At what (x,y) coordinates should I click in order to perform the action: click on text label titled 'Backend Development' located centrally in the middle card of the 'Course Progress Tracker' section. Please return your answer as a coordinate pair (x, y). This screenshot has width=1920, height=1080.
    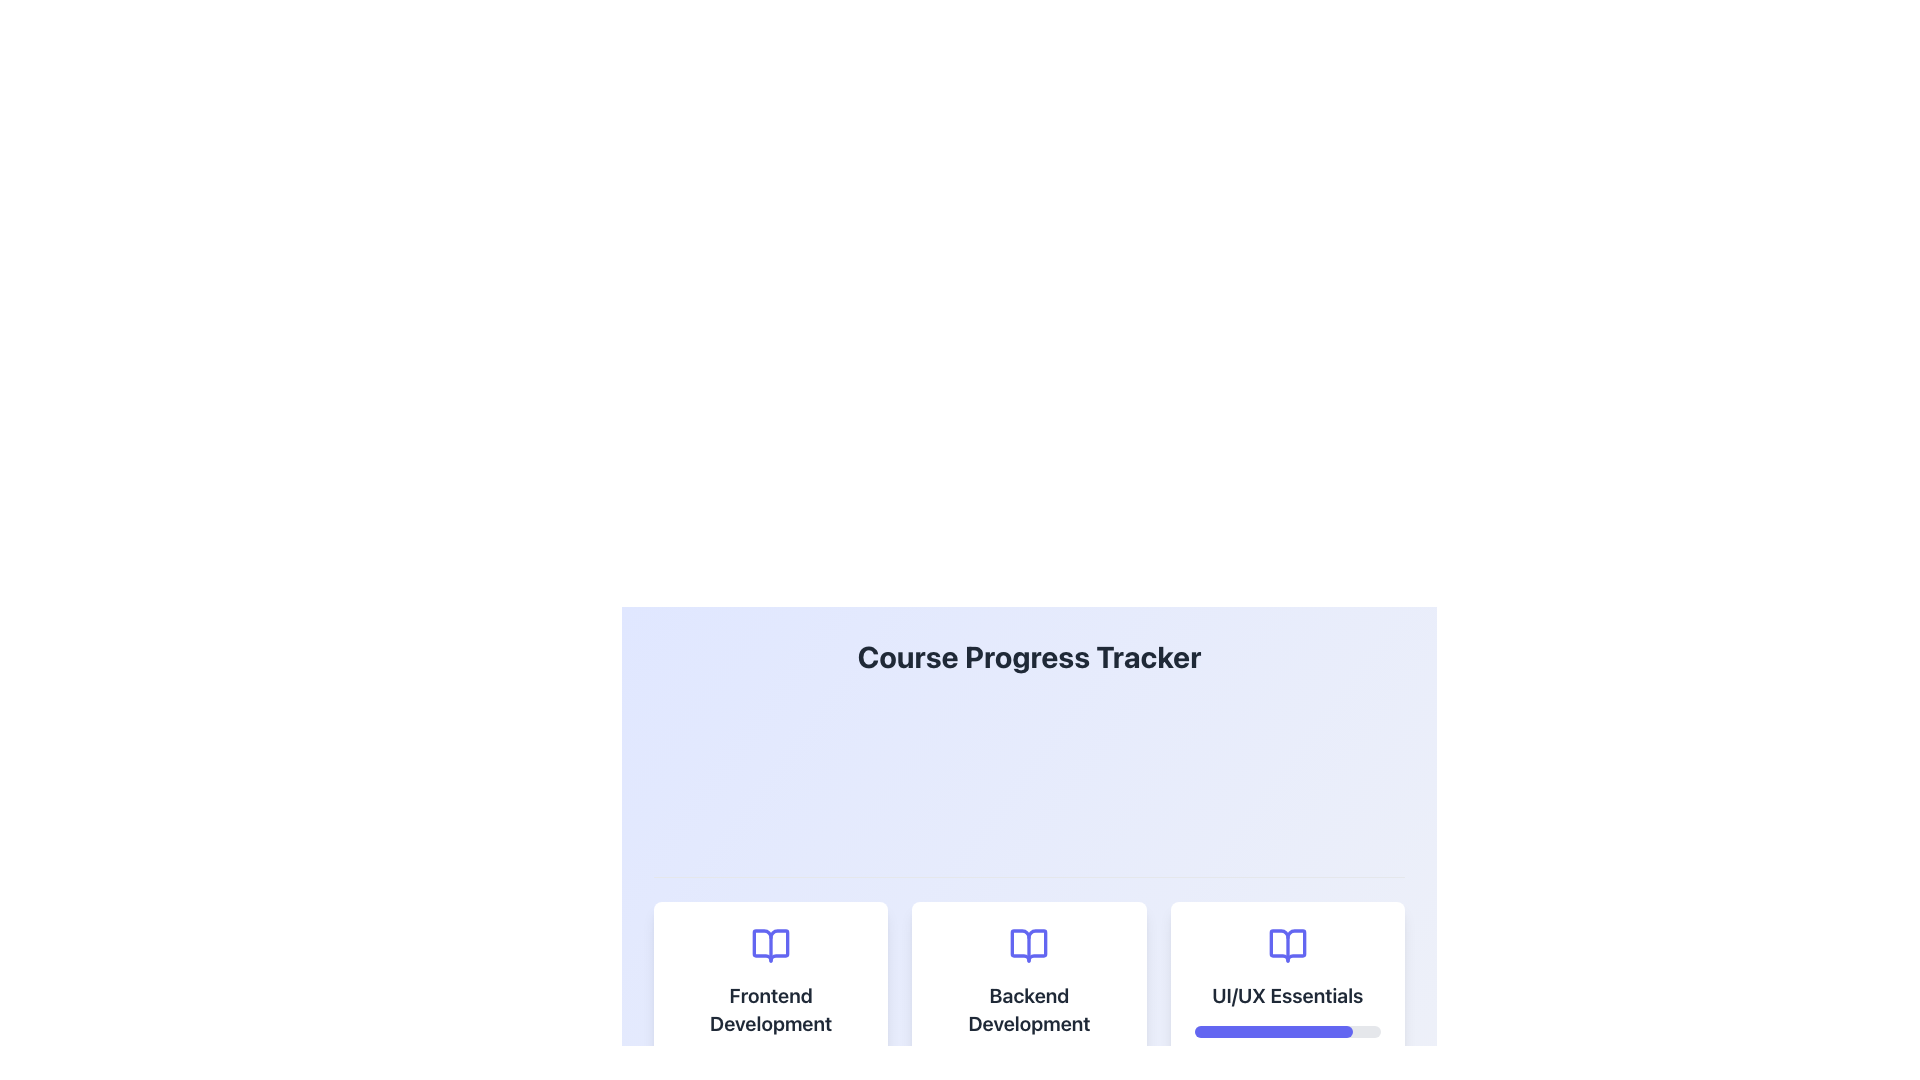
    Looking at the image, I should click on (1029, 1010).